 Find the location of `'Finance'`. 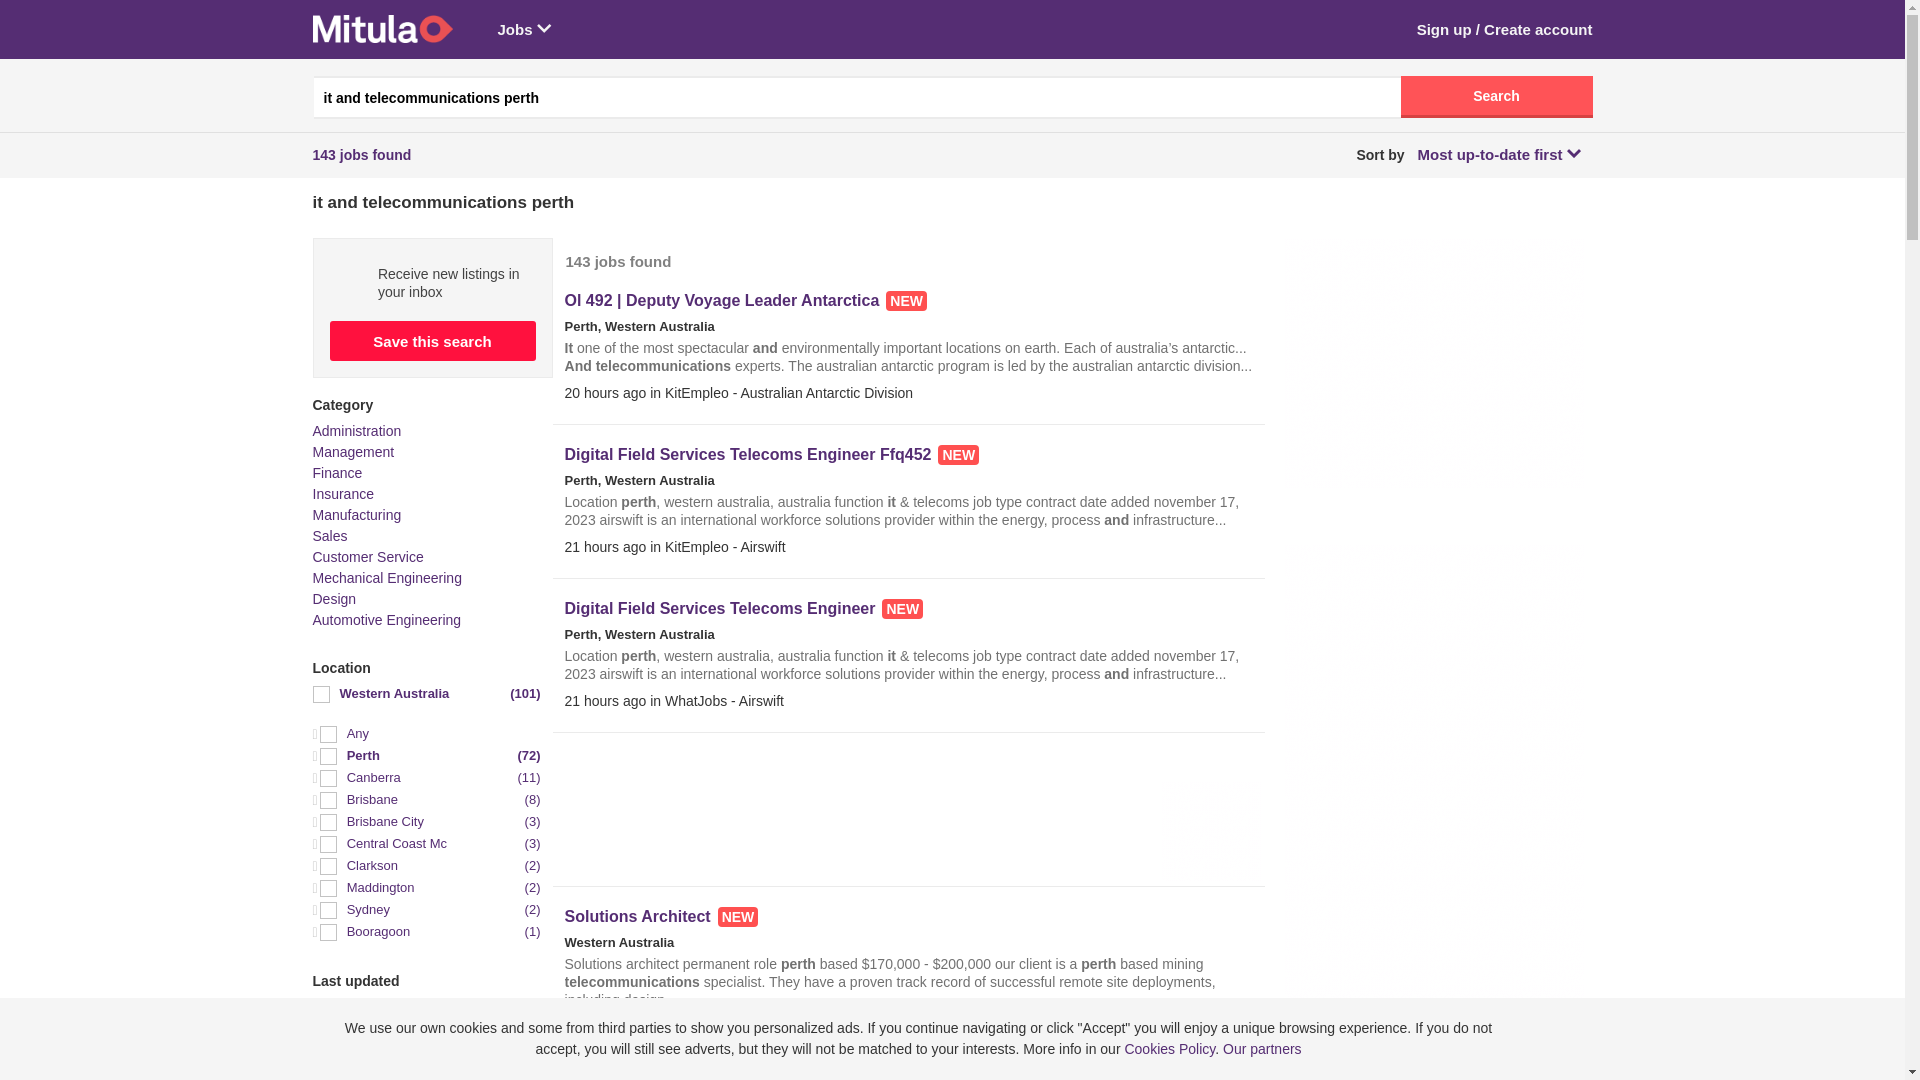

'Finance' is located at coordinates (311, 473).